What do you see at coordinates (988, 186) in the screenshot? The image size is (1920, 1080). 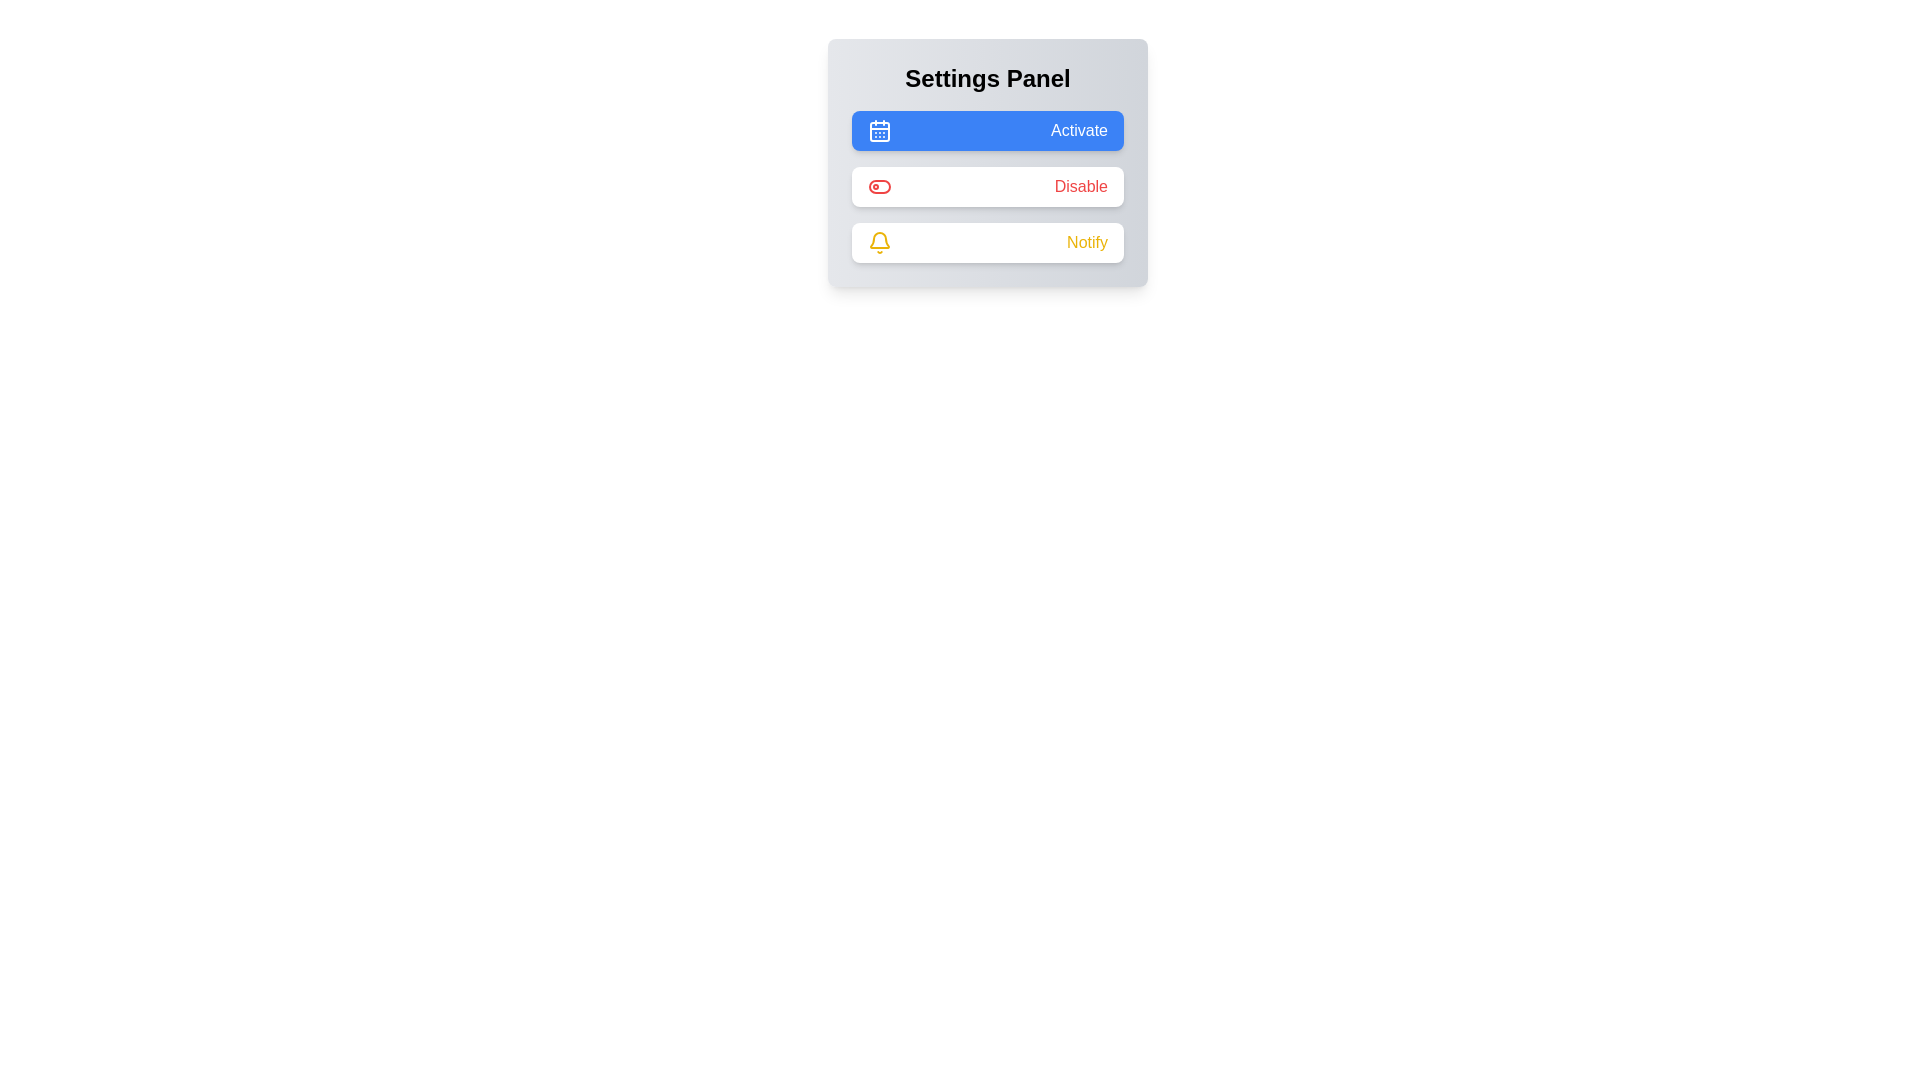 I see `the second interactive button in the vertical list, located below the blue 'Activate' button and above the yellow 'Notify' button` at bounding box center [988, 186].